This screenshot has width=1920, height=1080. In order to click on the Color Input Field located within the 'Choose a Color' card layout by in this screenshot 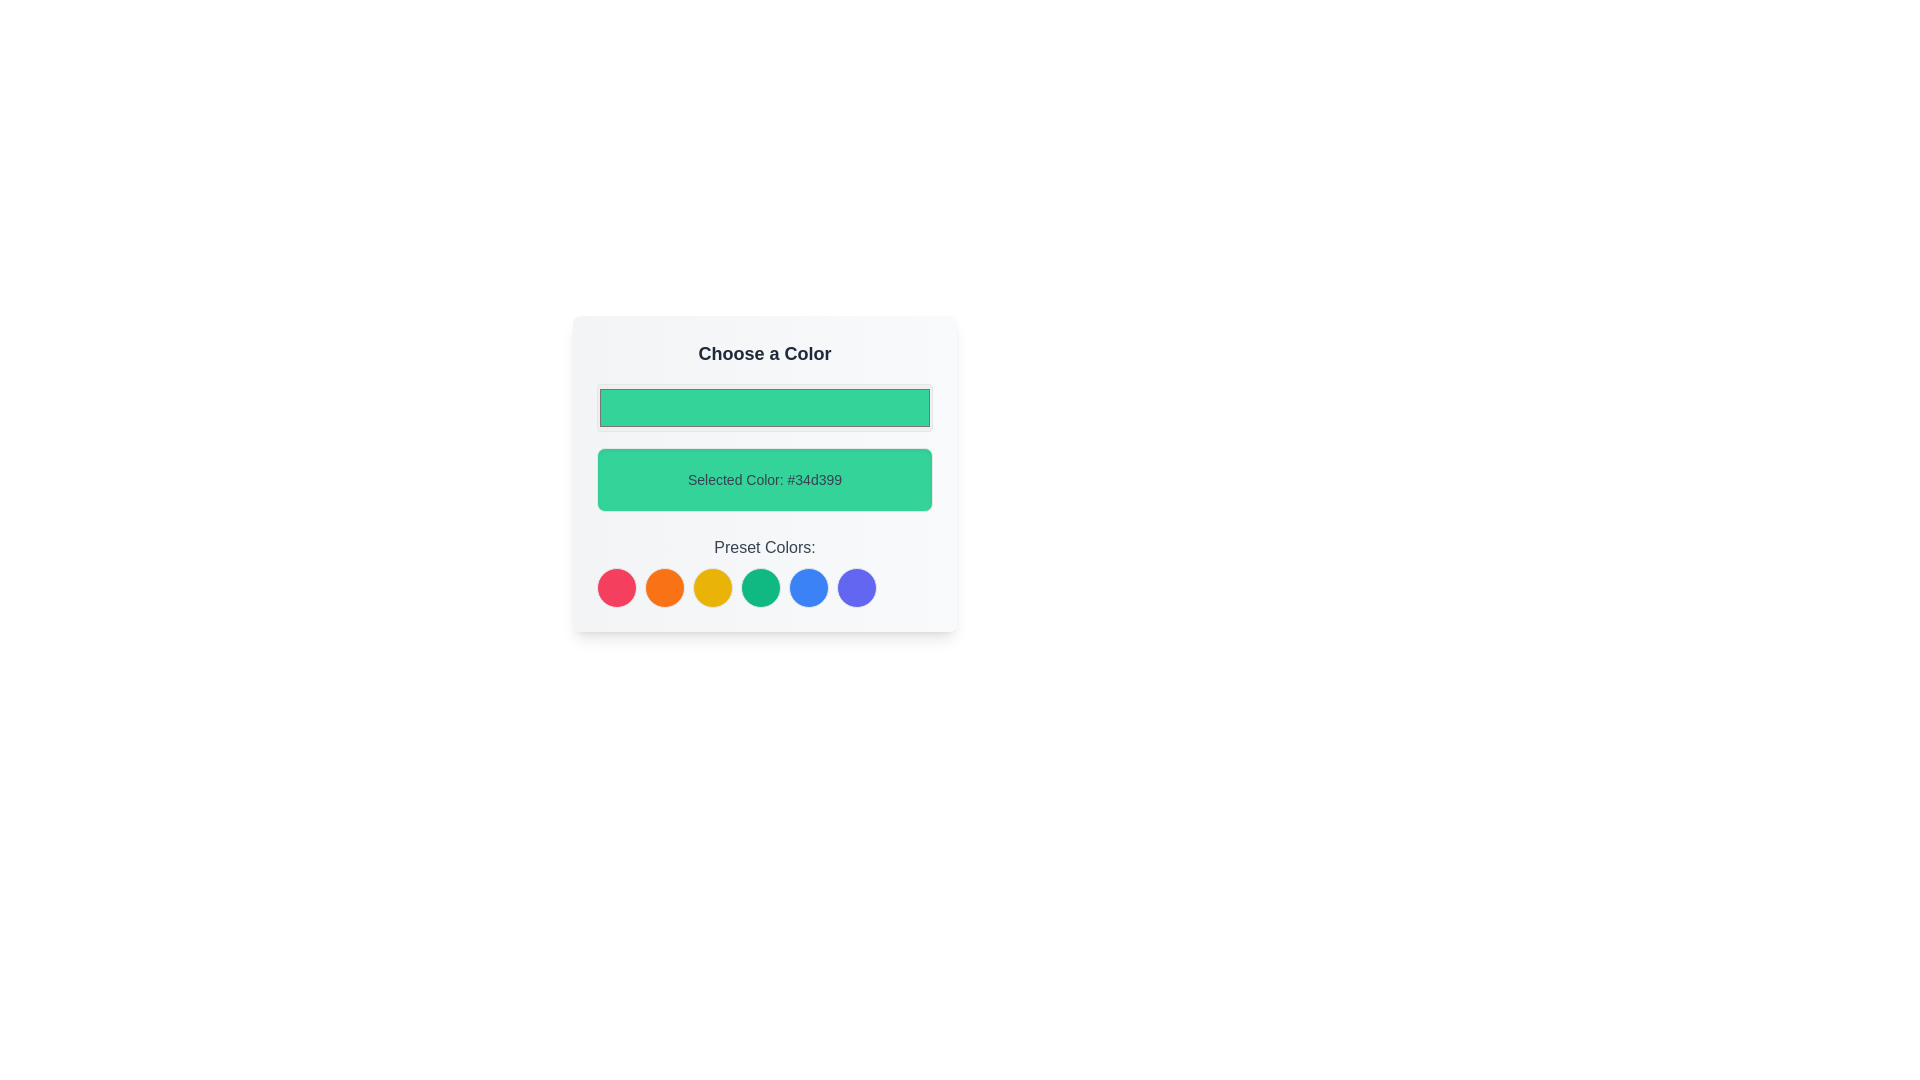, I will do `click(763, 407)`.